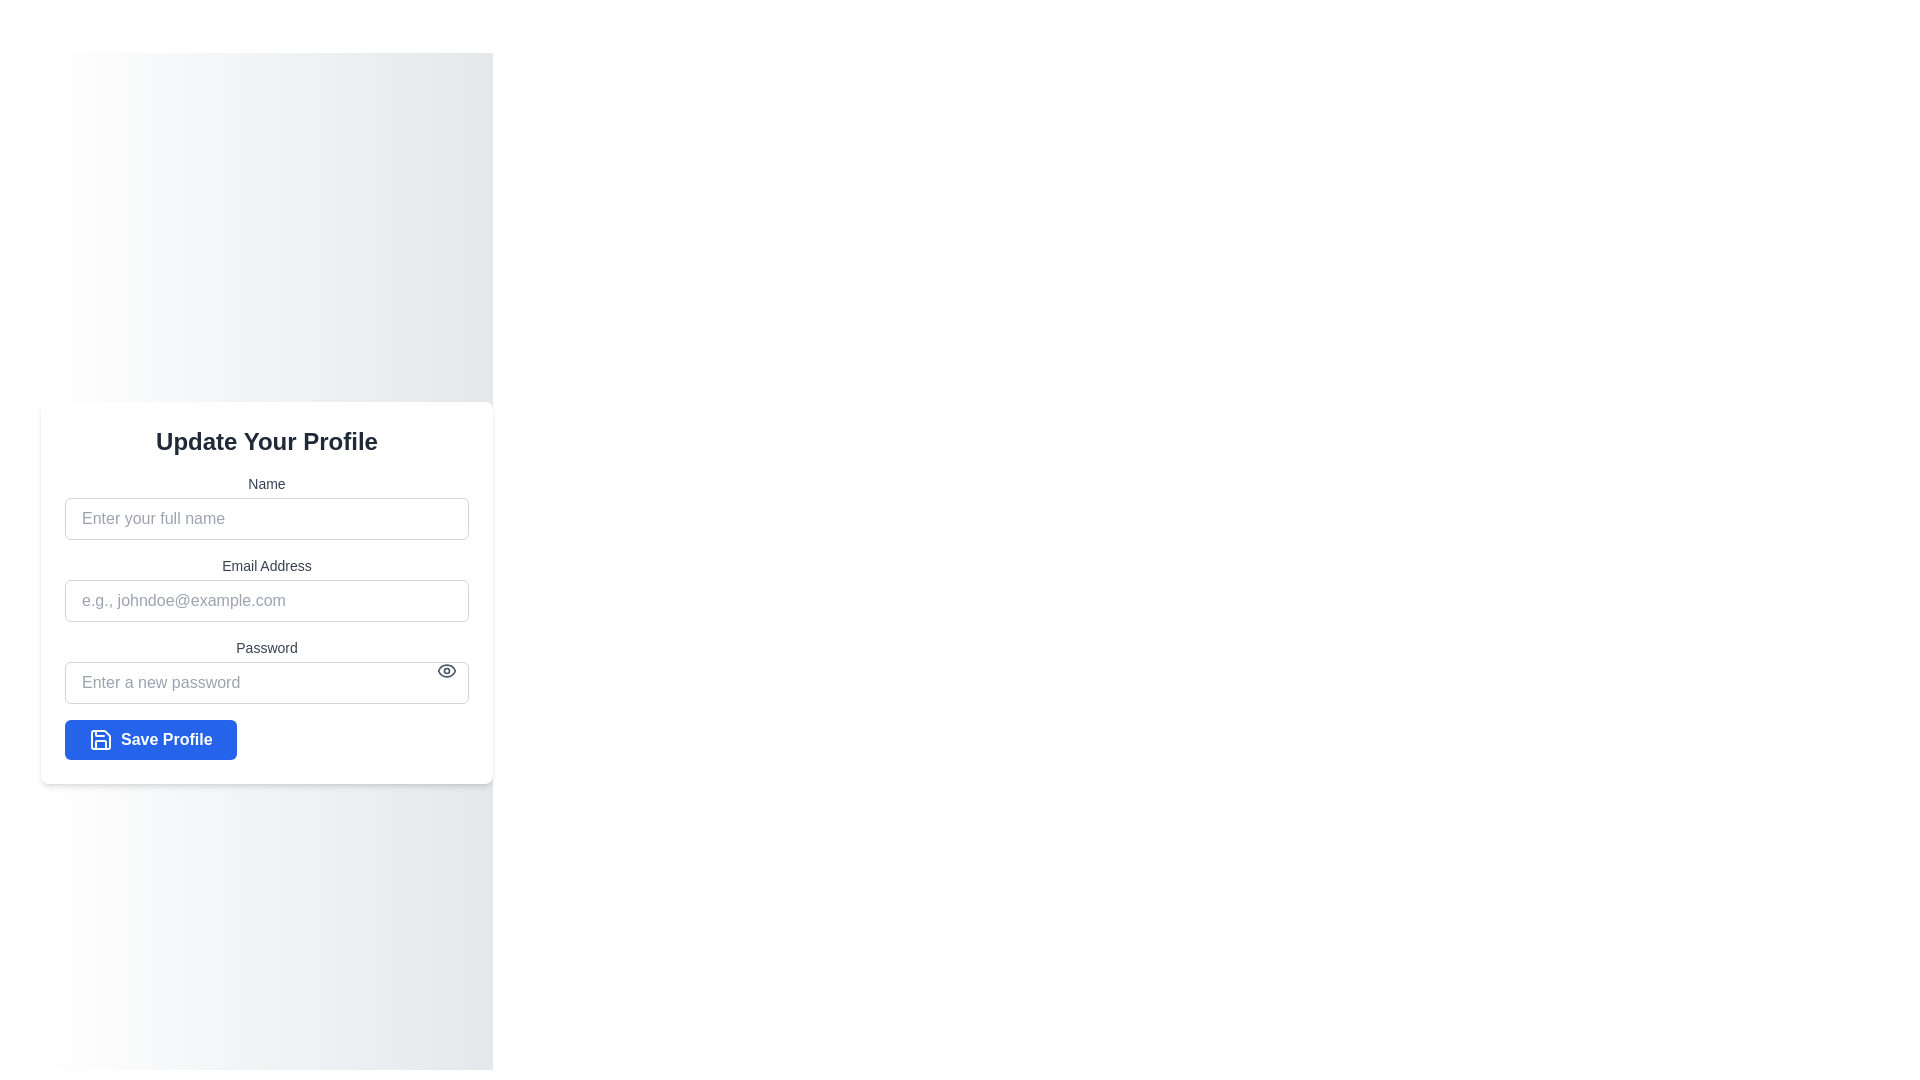 This screenshot has width=1920, height=1080. What do you see at coordinates (266, 648) in the screenshot?
I see `the password label text element located above the password input field` at bounding box center [266, 648].